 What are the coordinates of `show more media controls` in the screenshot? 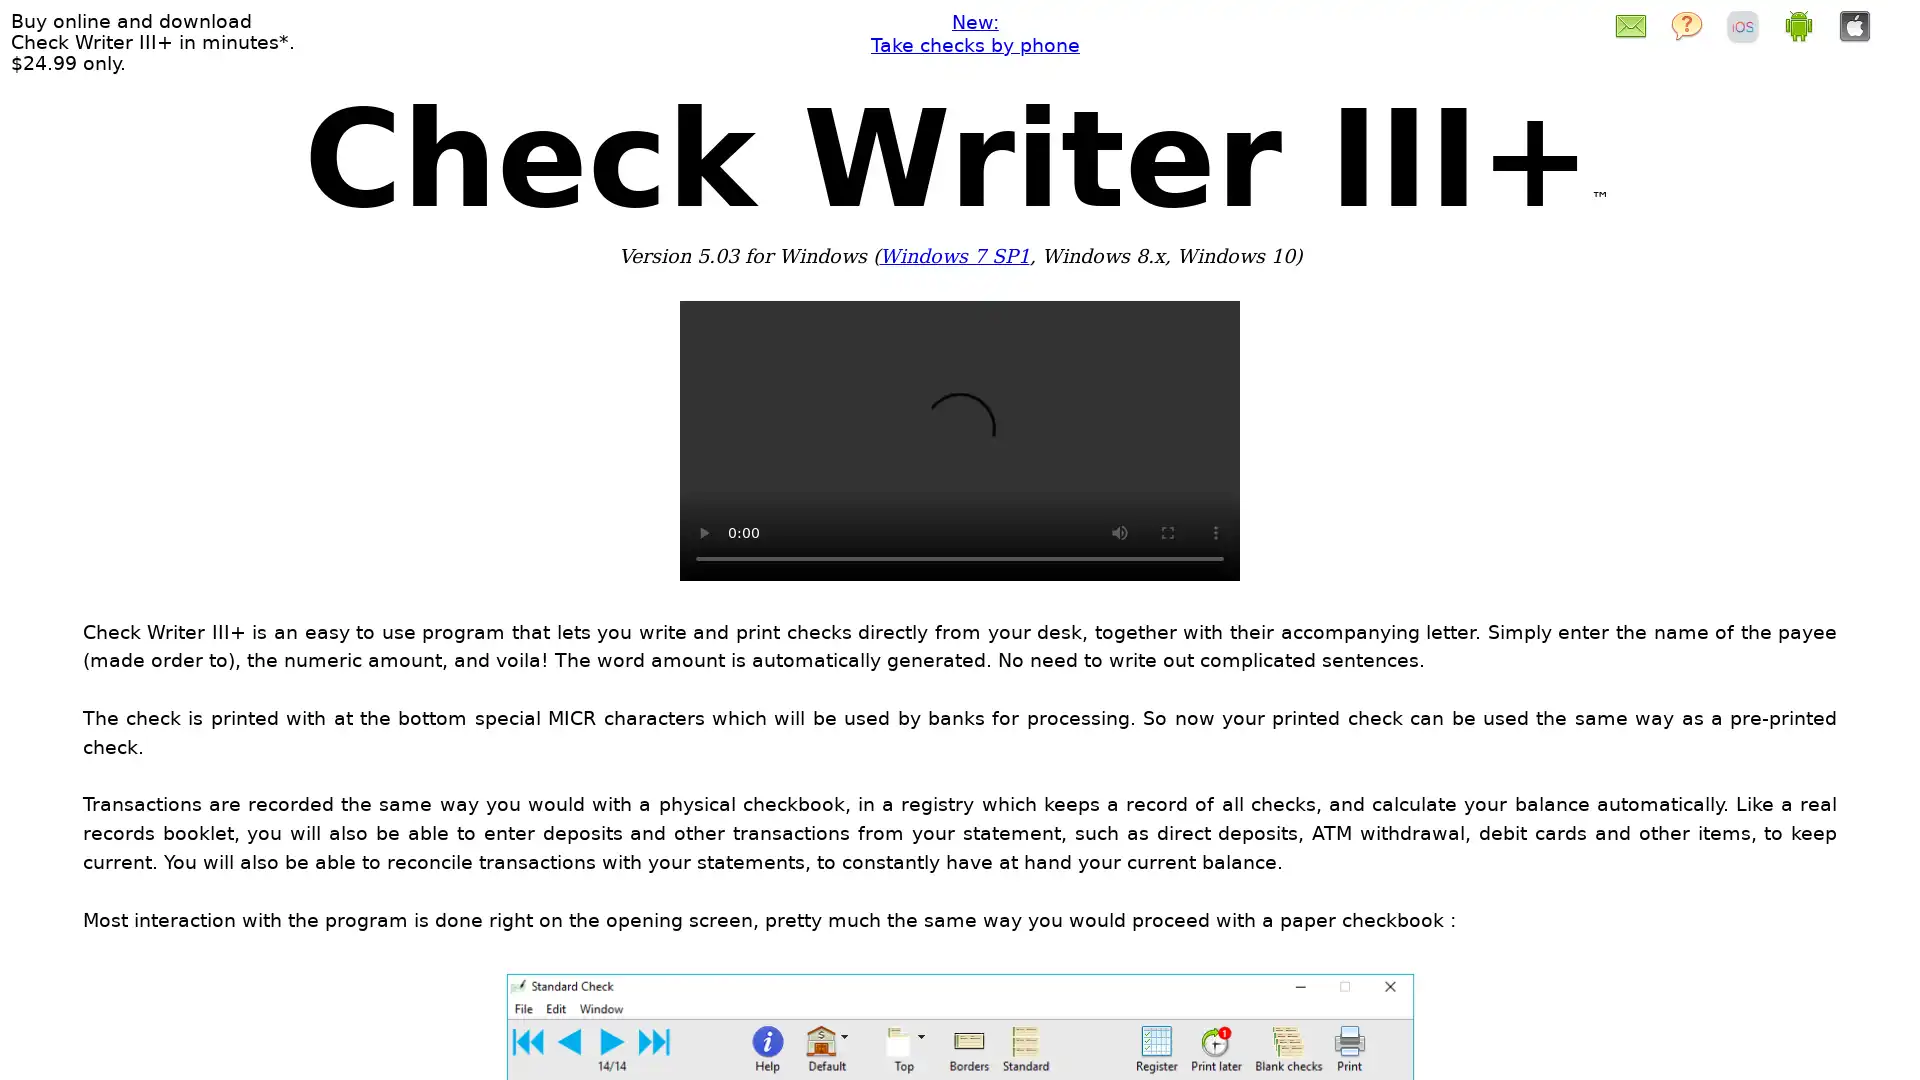 It's located at (1214, 531).